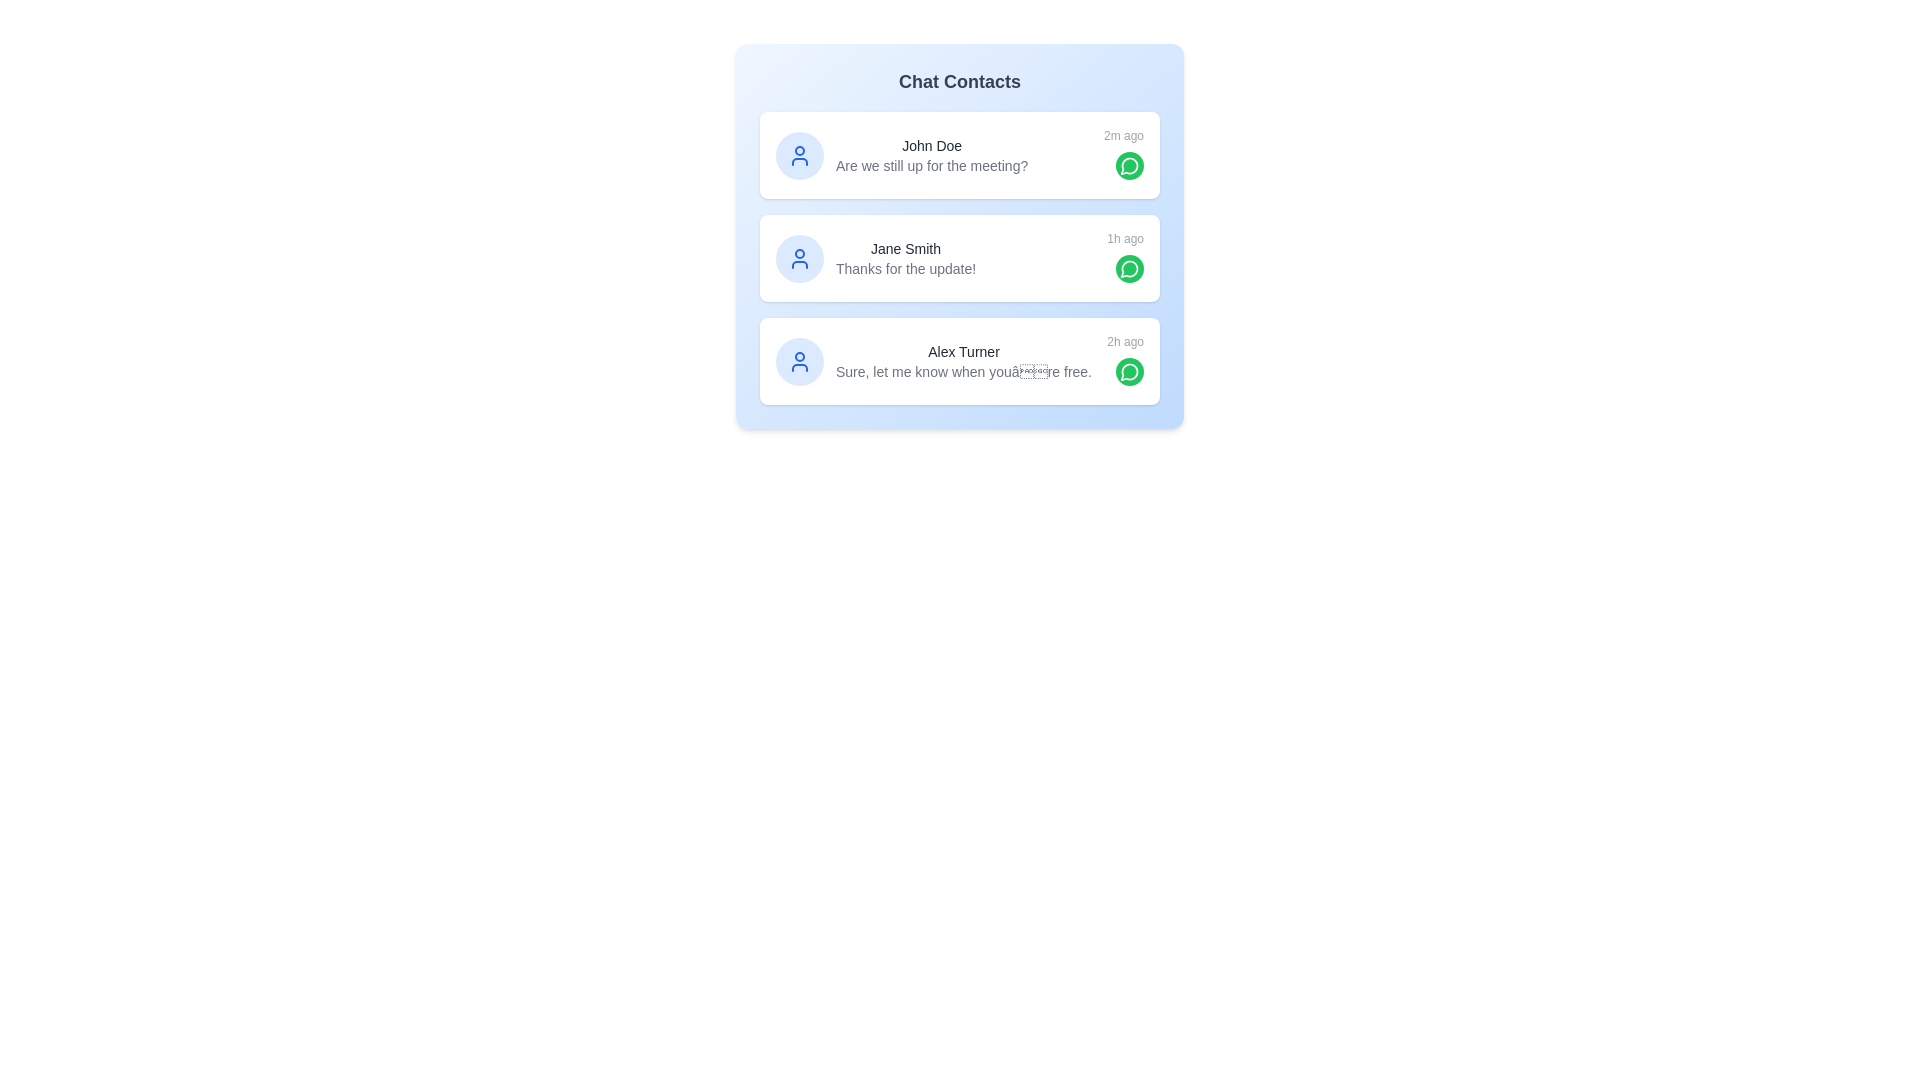  I want to click on the contact Alex Turner to view its hover effects, so click(960, 361).